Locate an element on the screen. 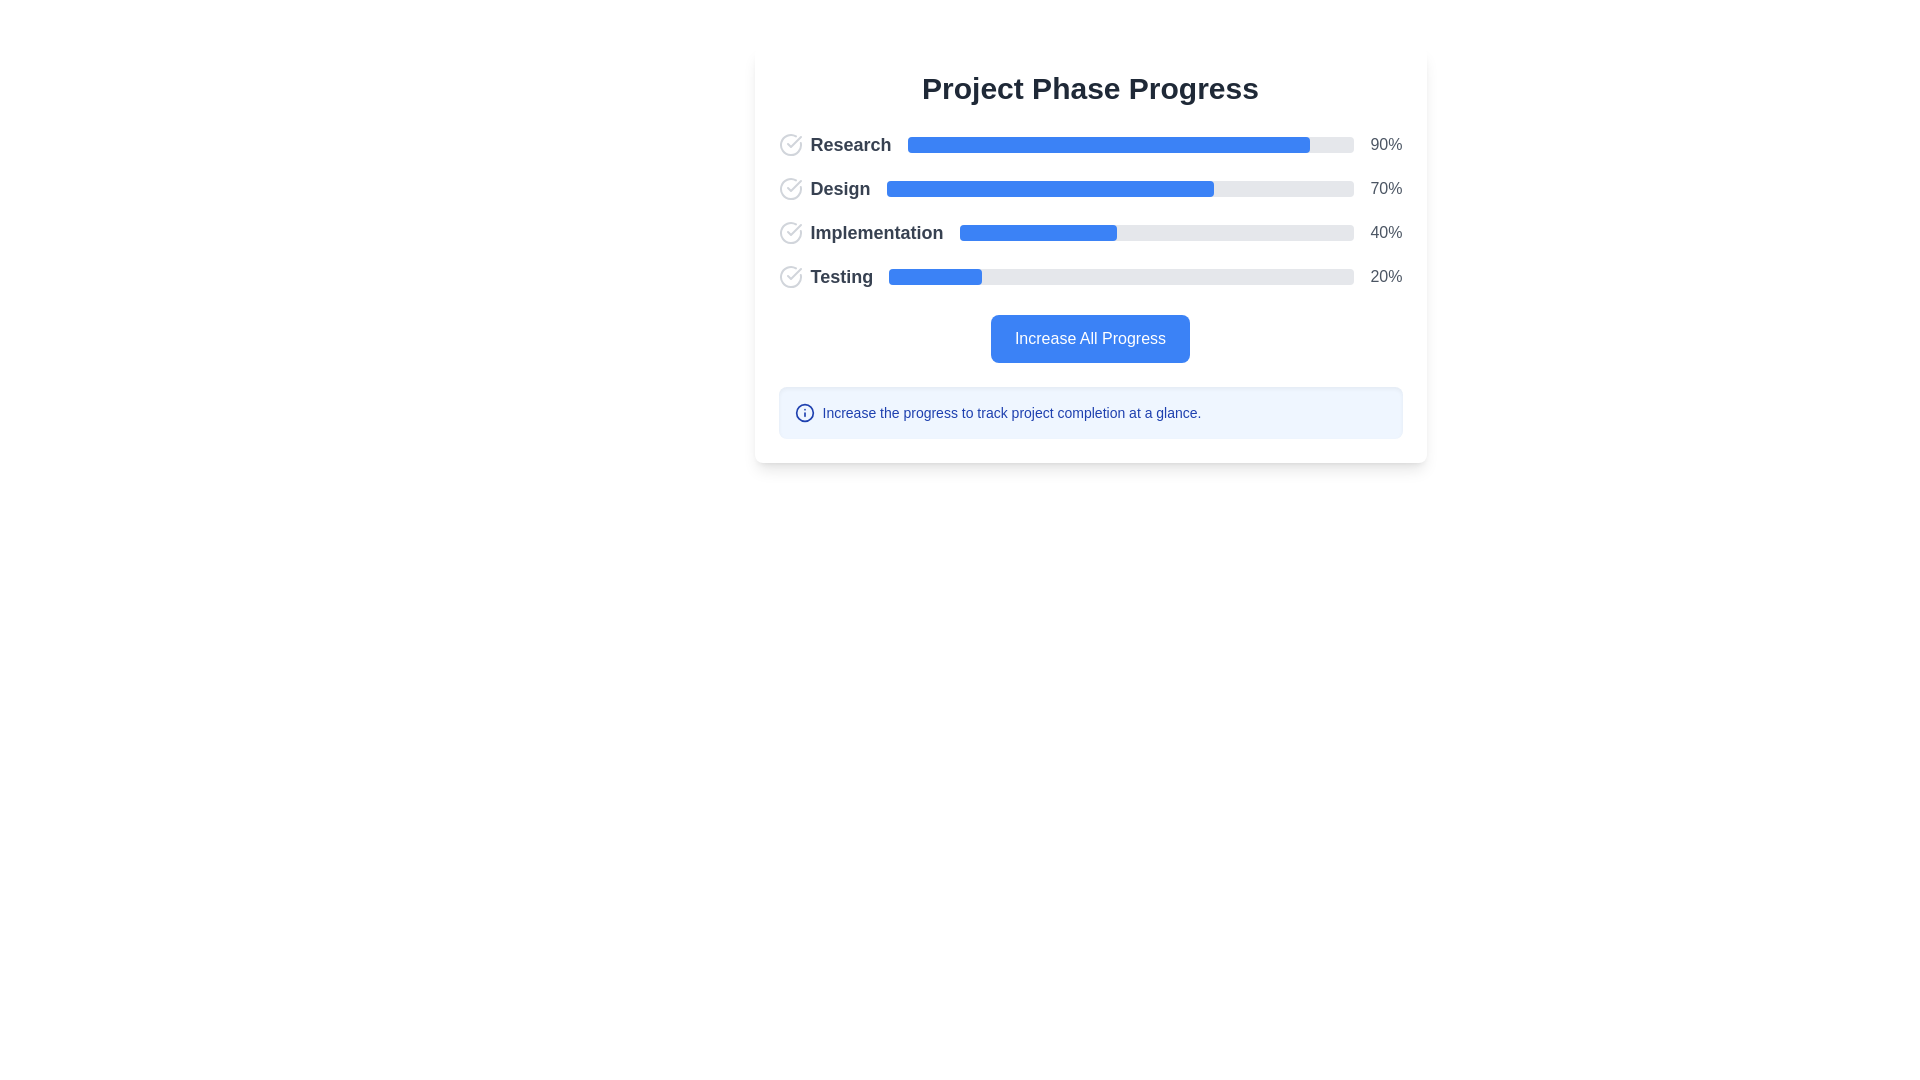  the progress bar indicating 40% completion of the 'Implementation' phase, which is the third progress bar in the vertical list of 'Project Phase Progress' is located at coordinates (1089, 231).